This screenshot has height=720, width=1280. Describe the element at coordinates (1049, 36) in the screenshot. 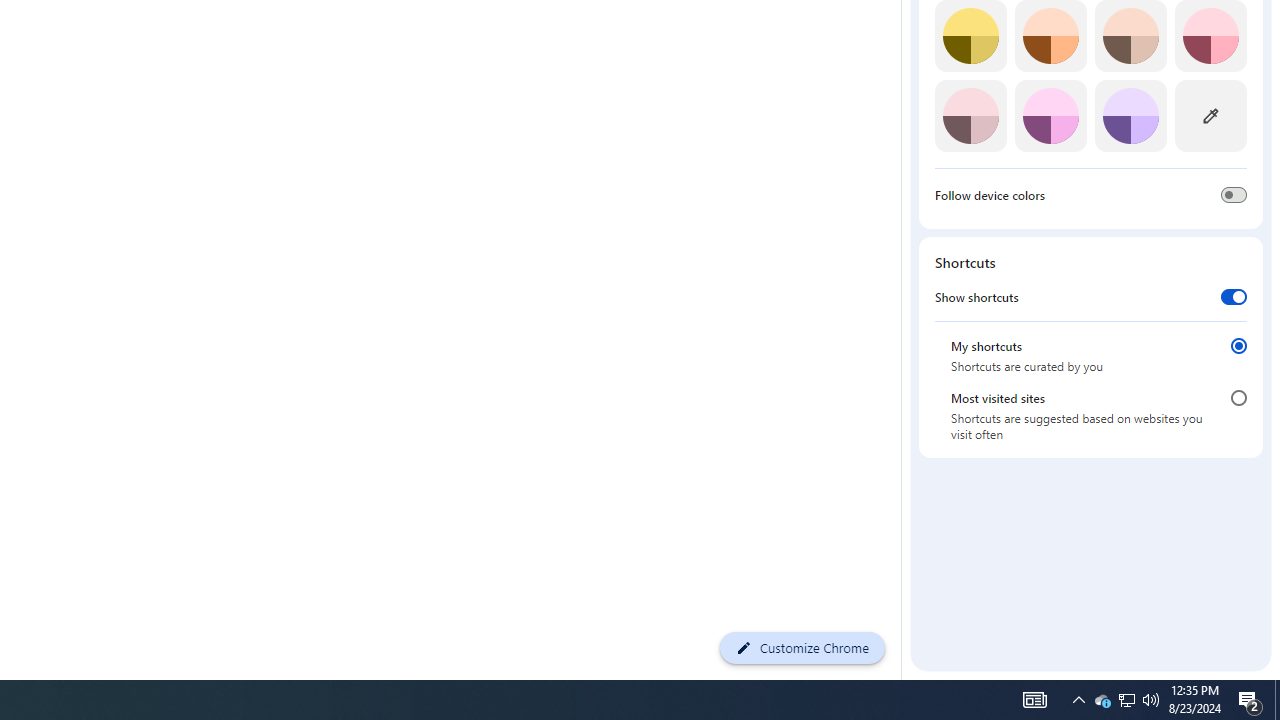

I see `'Orange'` at that location.